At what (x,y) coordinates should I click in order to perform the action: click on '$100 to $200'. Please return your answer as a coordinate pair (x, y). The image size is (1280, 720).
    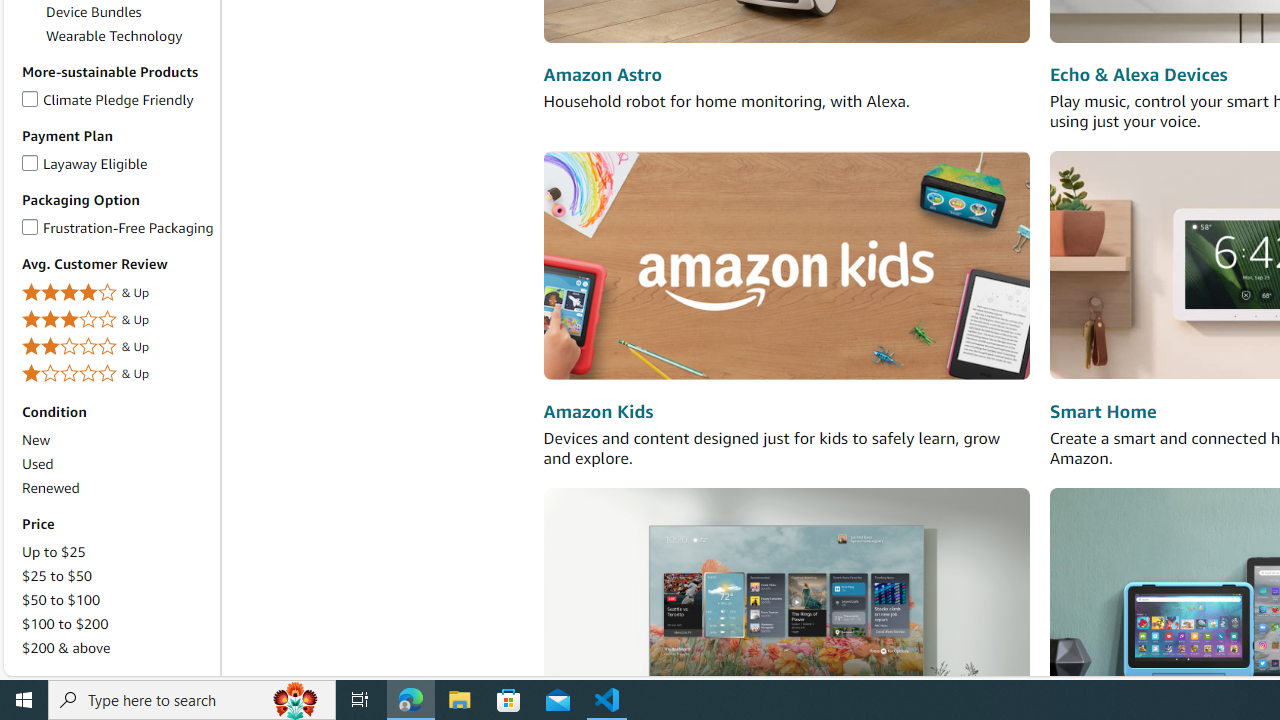
    Looking at the image, I should click on (116, 623).